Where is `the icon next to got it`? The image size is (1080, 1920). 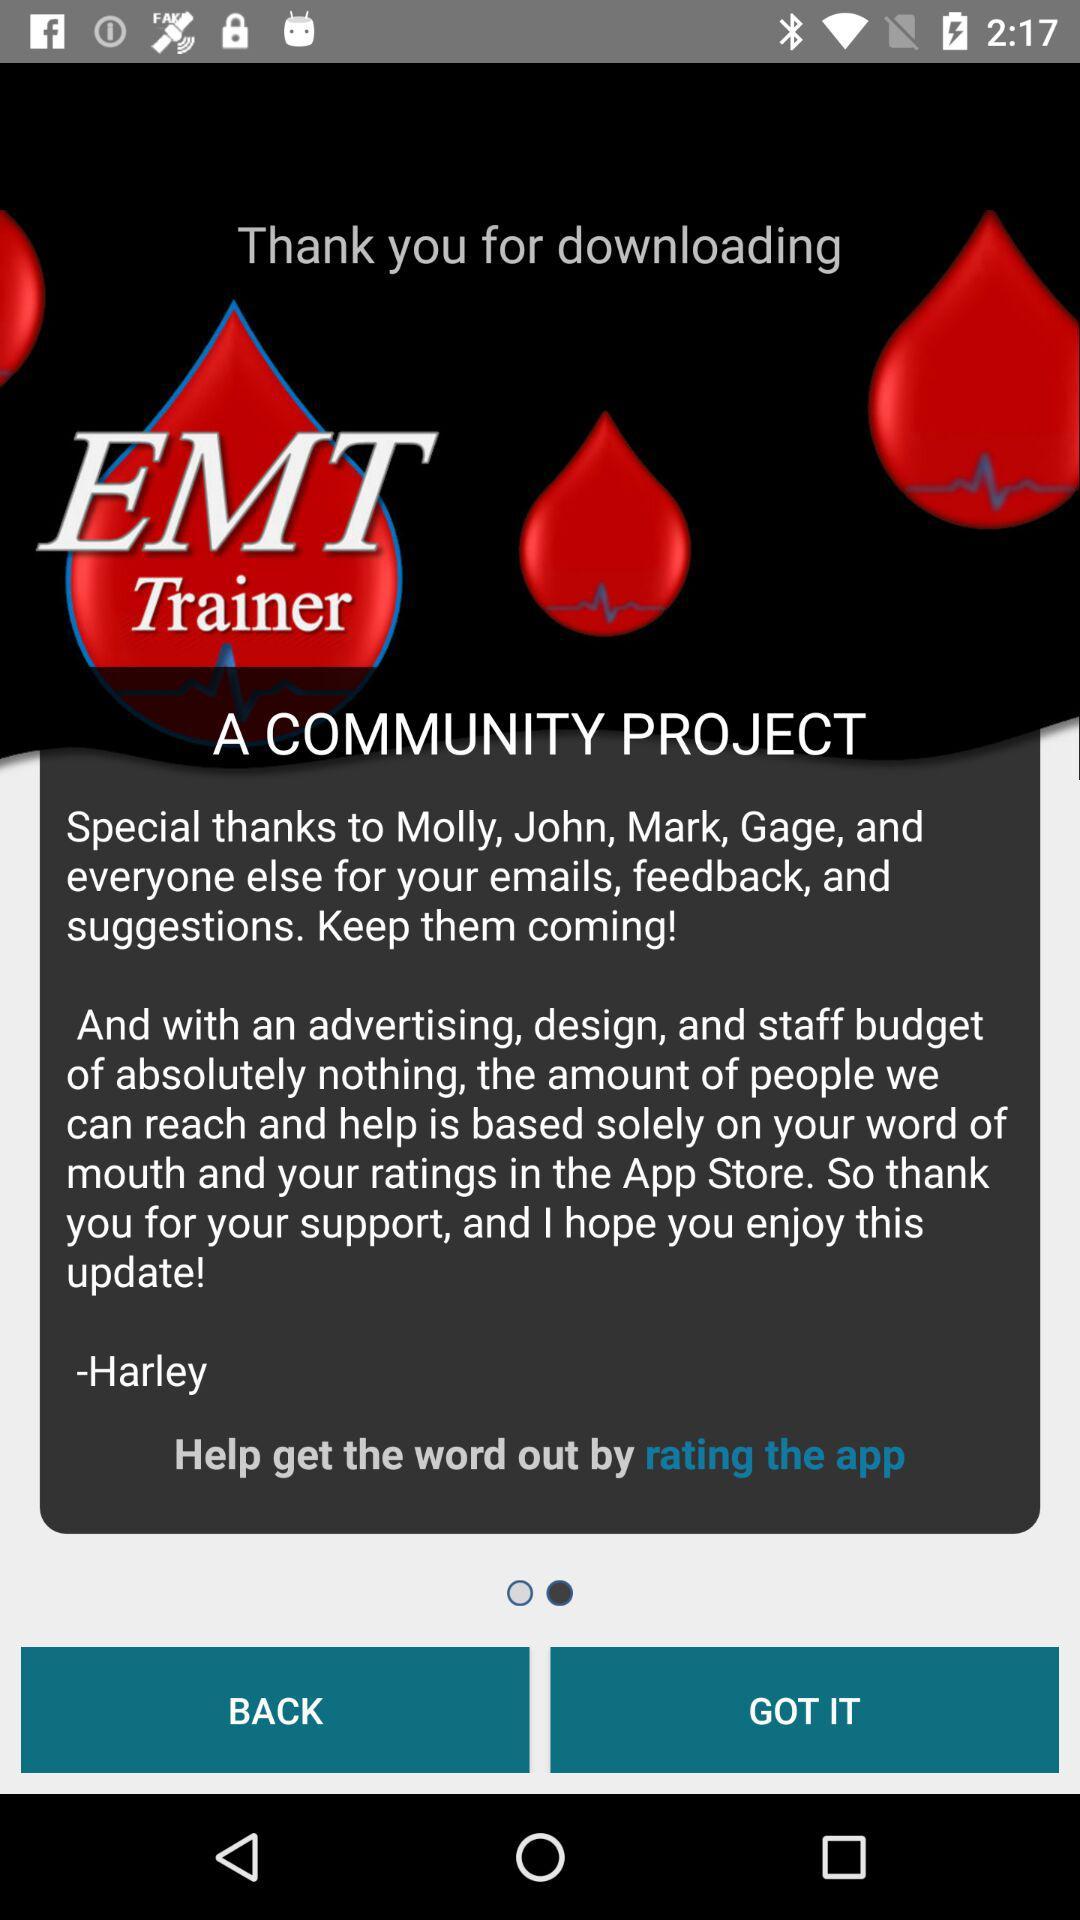 the icon next to got it is located at coordinates (275, 1708).